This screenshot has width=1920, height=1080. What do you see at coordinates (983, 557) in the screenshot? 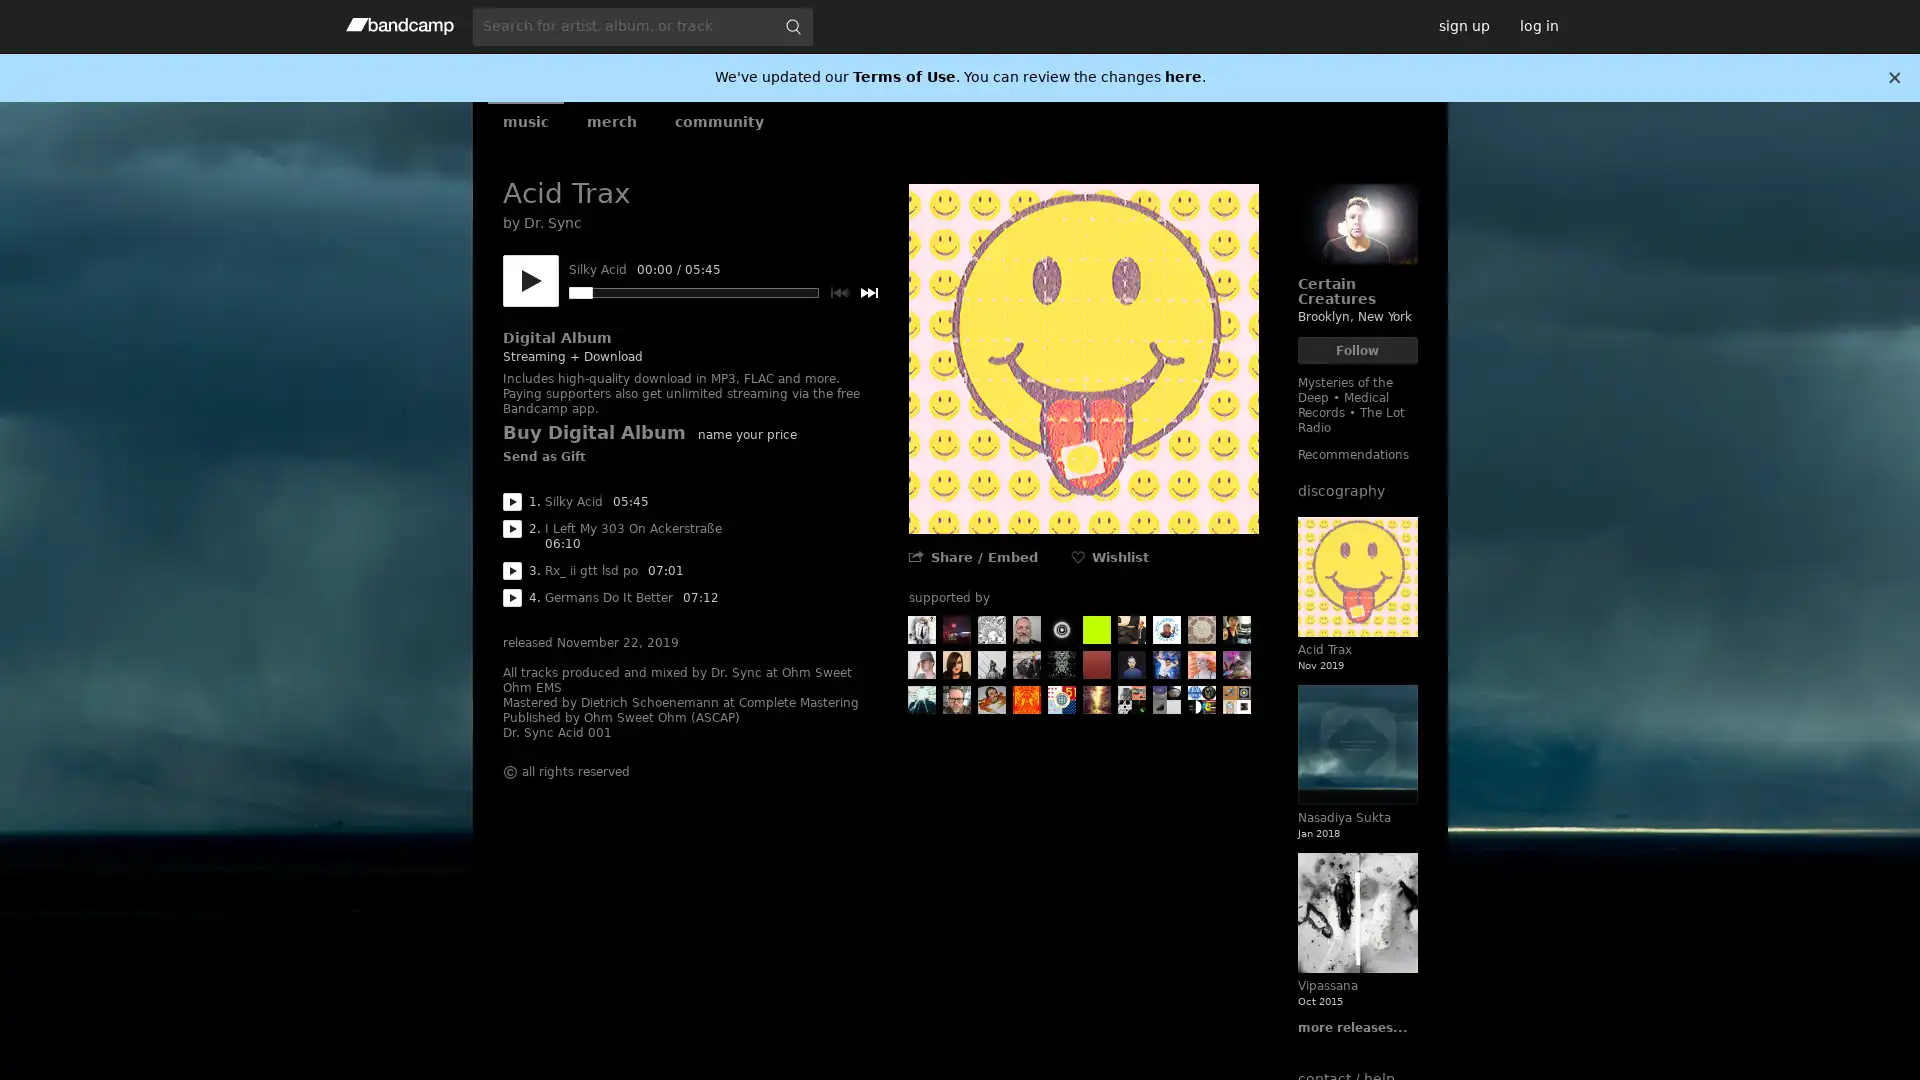
I see `Share / Embed` at bounding box center [983, 557].